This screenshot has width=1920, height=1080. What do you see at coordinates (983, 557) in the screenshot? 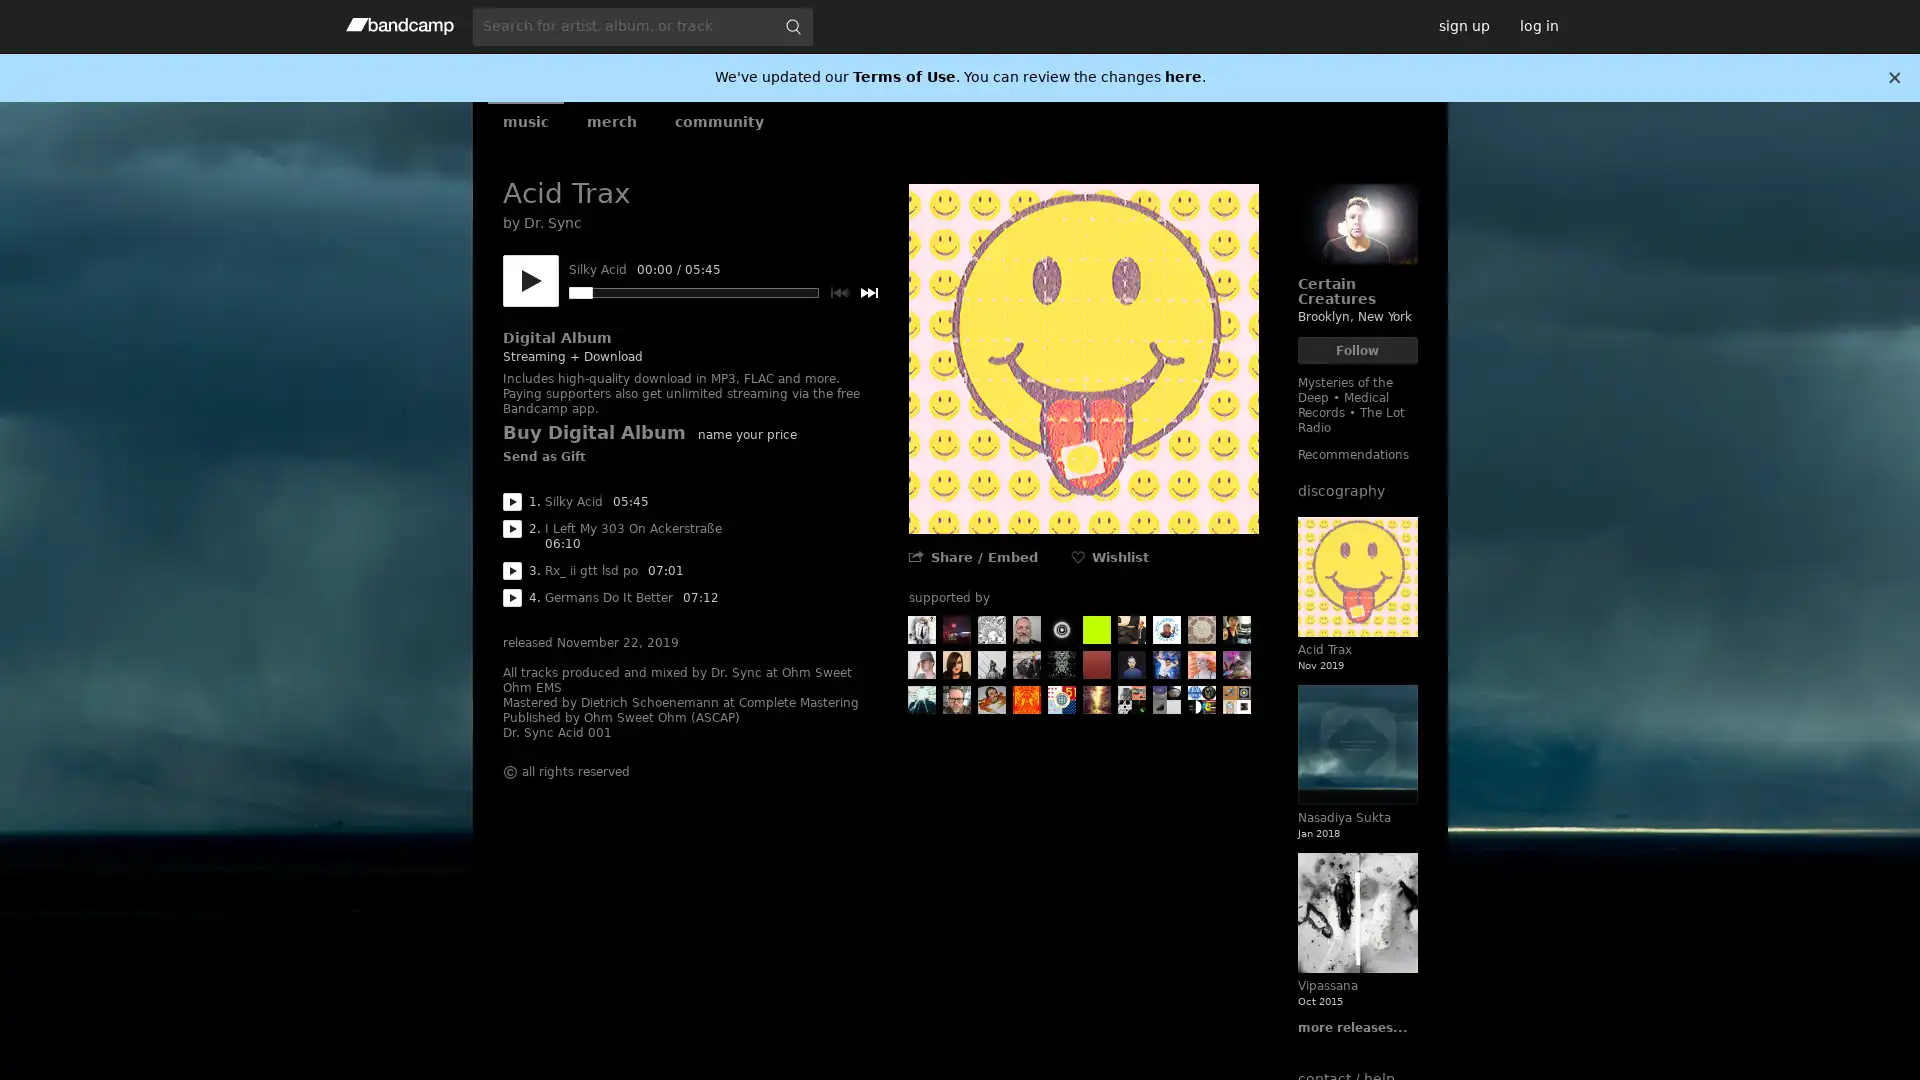
I see `Share / Embed` at bounding box center [983, 557].